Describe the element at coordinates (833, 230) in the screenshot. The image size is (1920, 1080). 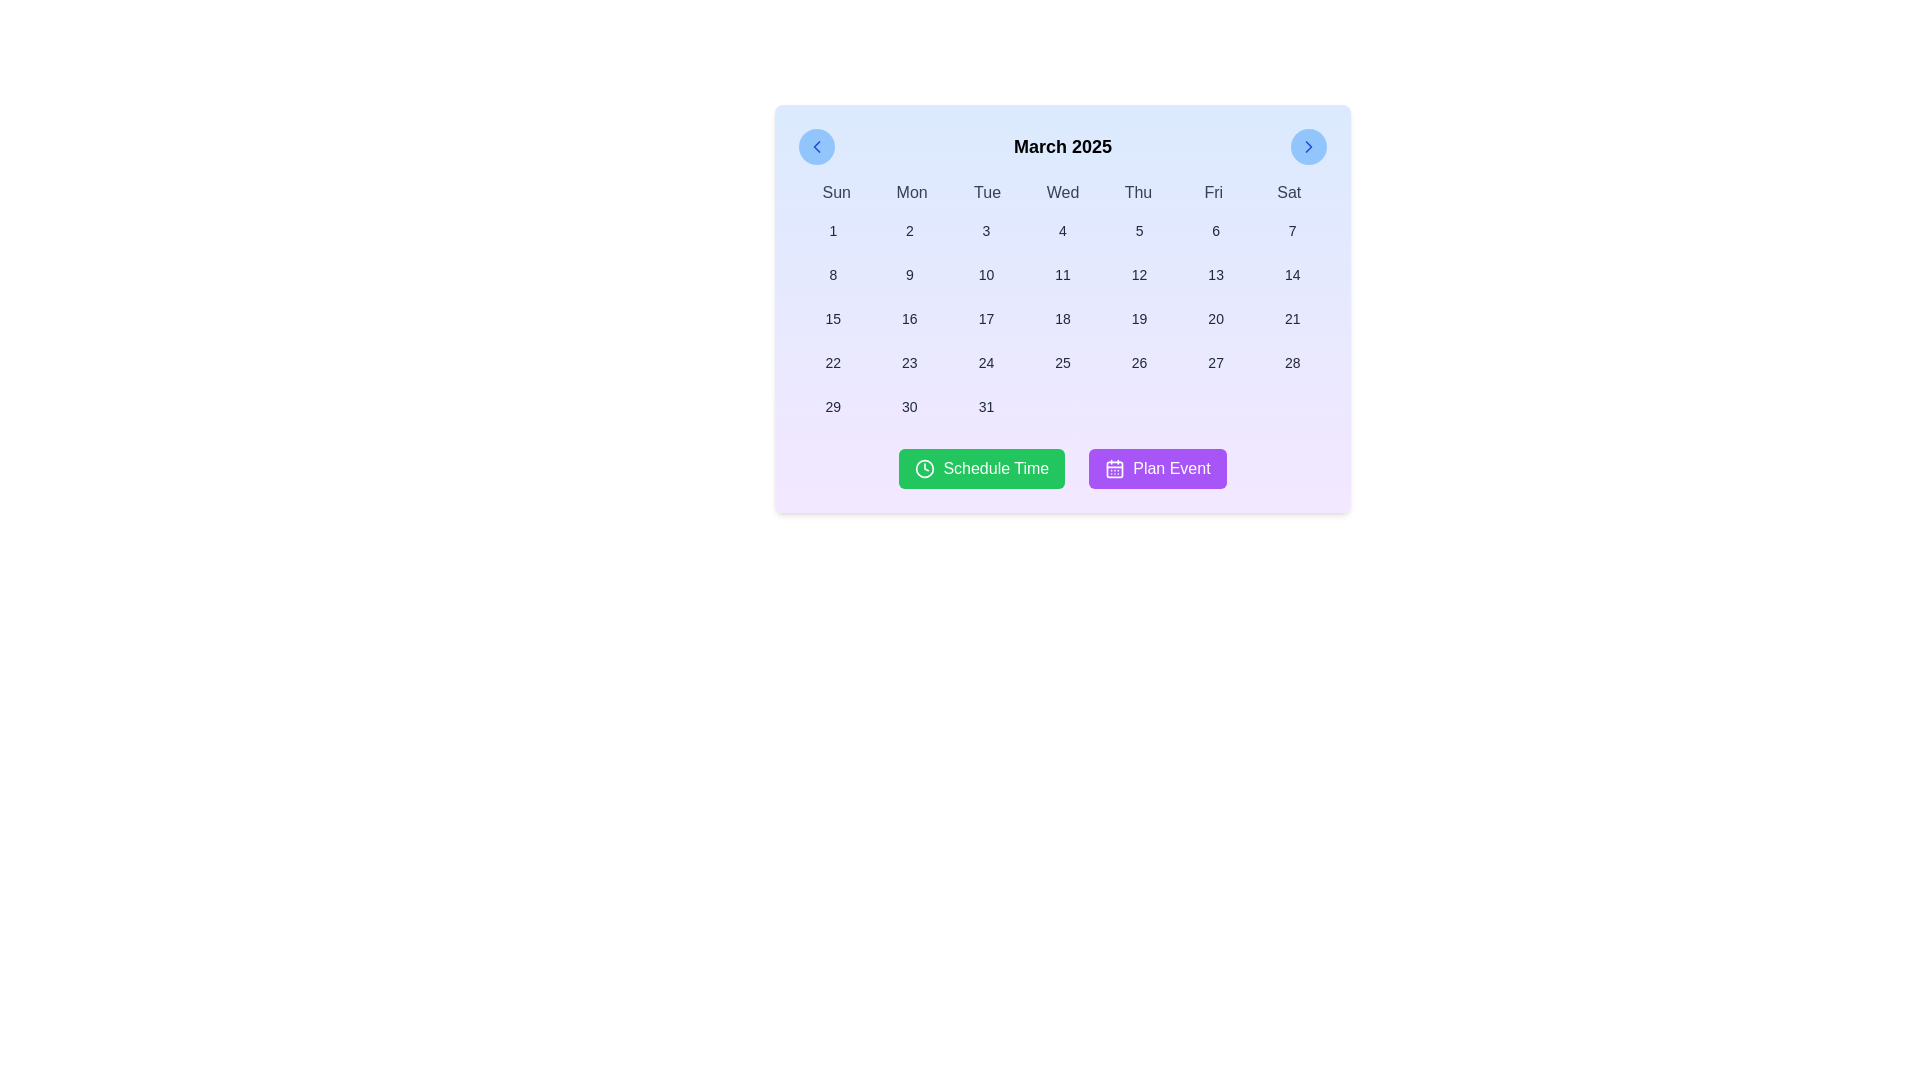
I see `the button labeled '1' in the calendar grid, which is styled with a rounded border and medium gray text, located directly under 'Sun'` at that location.